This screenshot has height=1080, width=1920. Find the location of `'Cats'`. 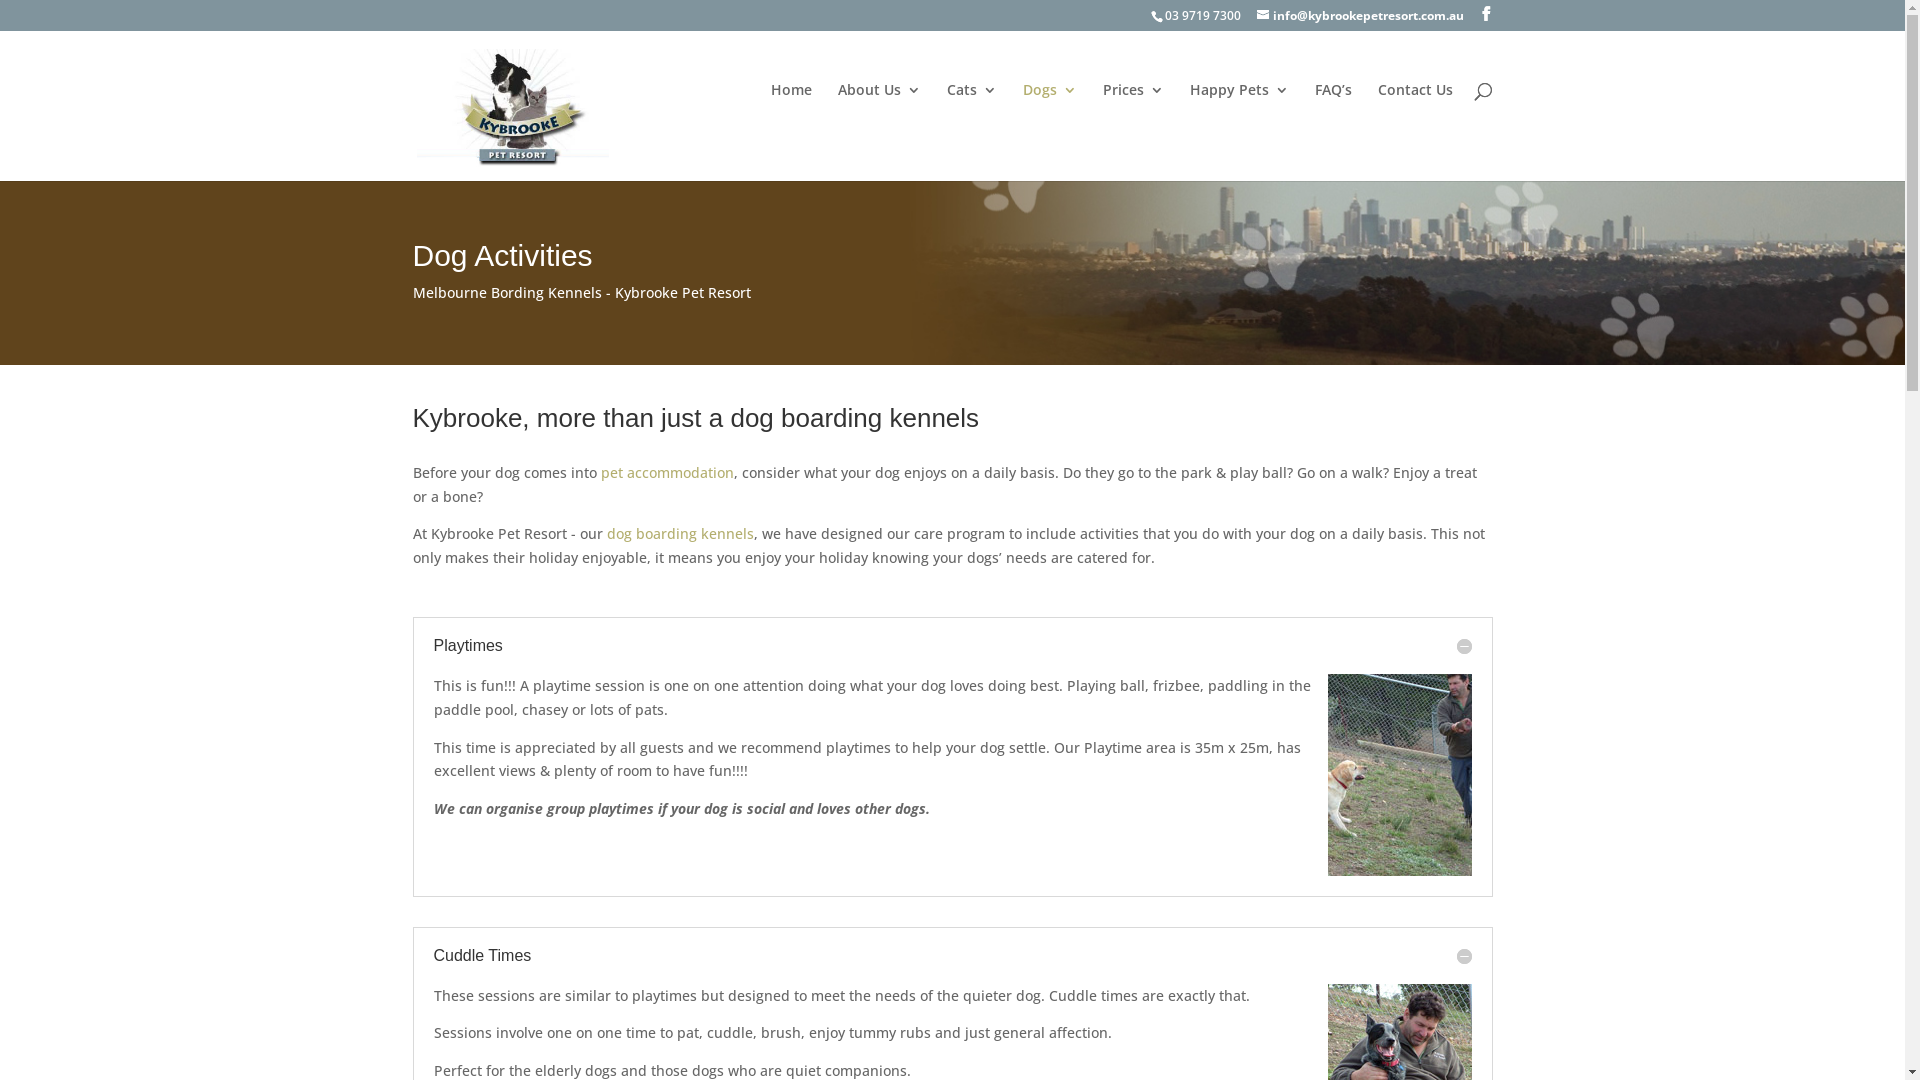

'Cats' is located at coordinates (970, 115).